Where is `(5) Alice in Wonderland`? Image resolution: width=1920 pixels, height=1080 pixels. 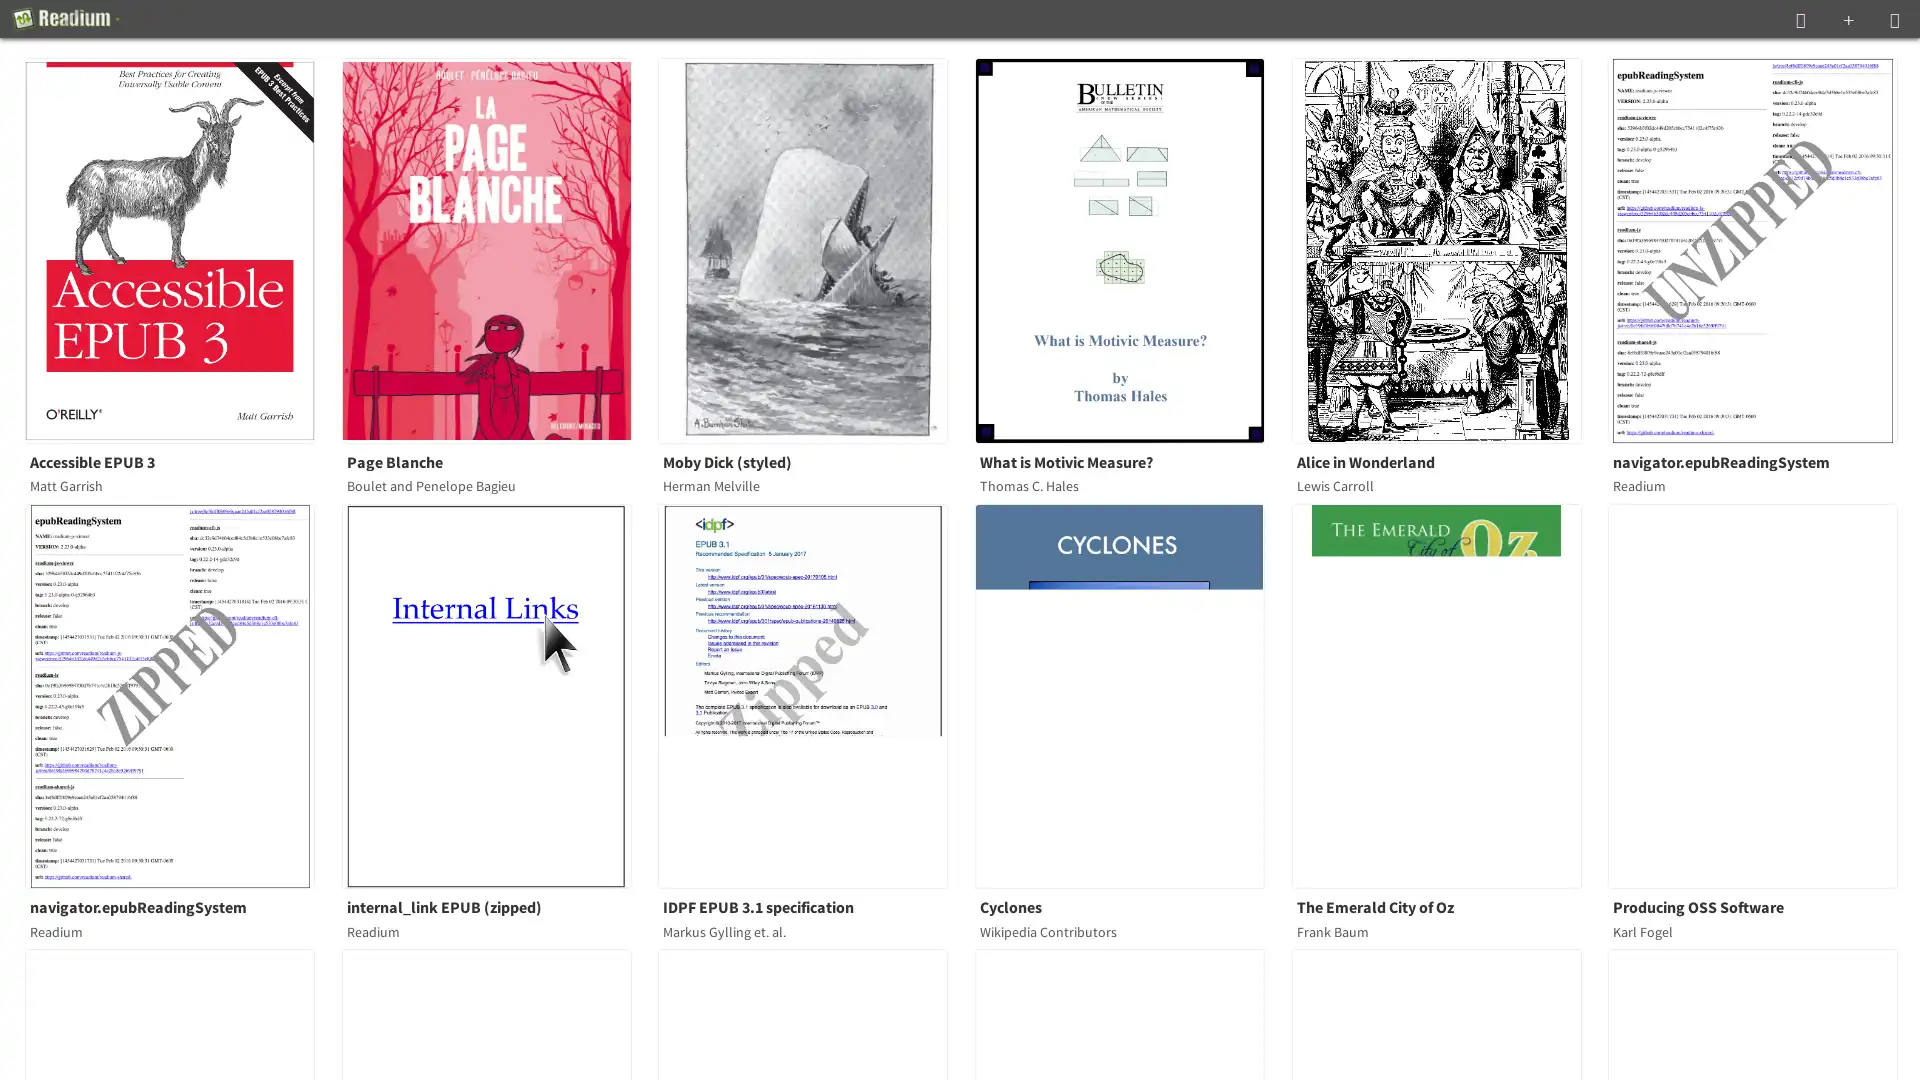 (5) Alice in Wonderland is located at coordinates (1448, 249).